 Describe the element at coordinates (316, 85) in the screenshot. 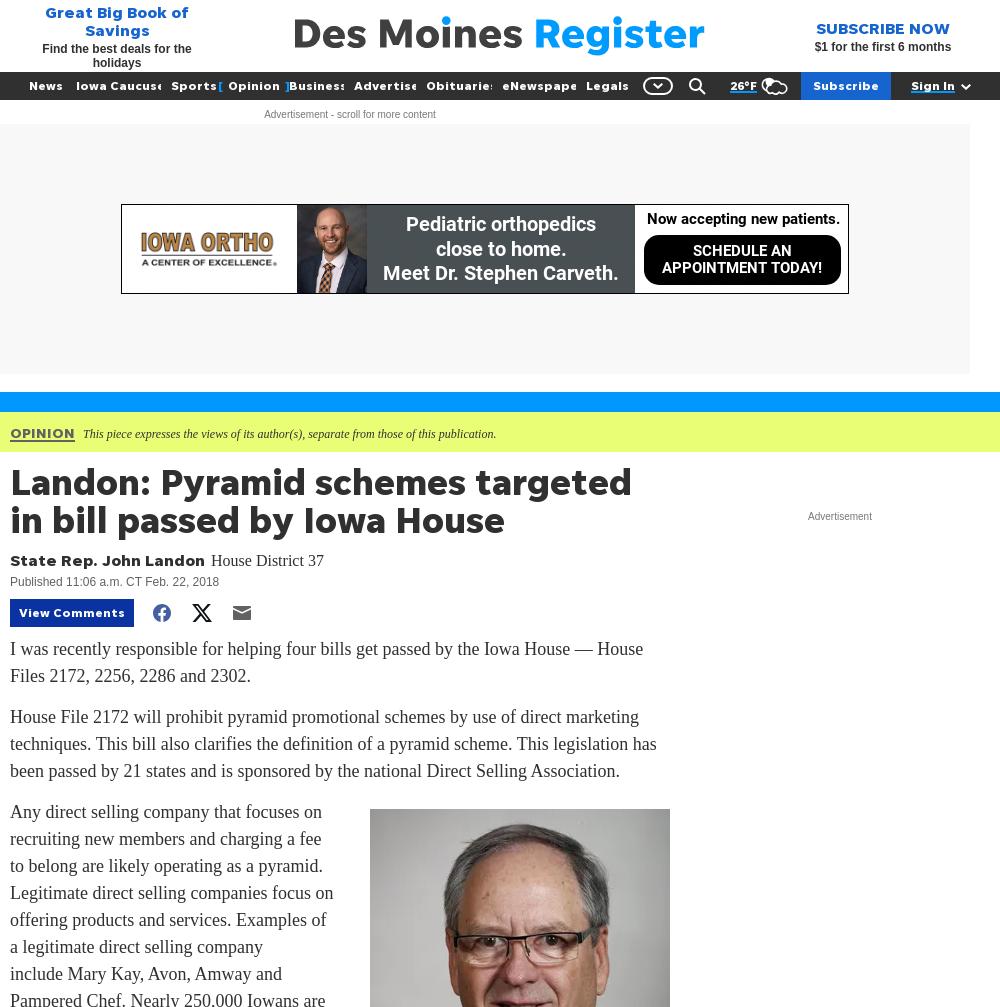

I see `'Business'` at that location.